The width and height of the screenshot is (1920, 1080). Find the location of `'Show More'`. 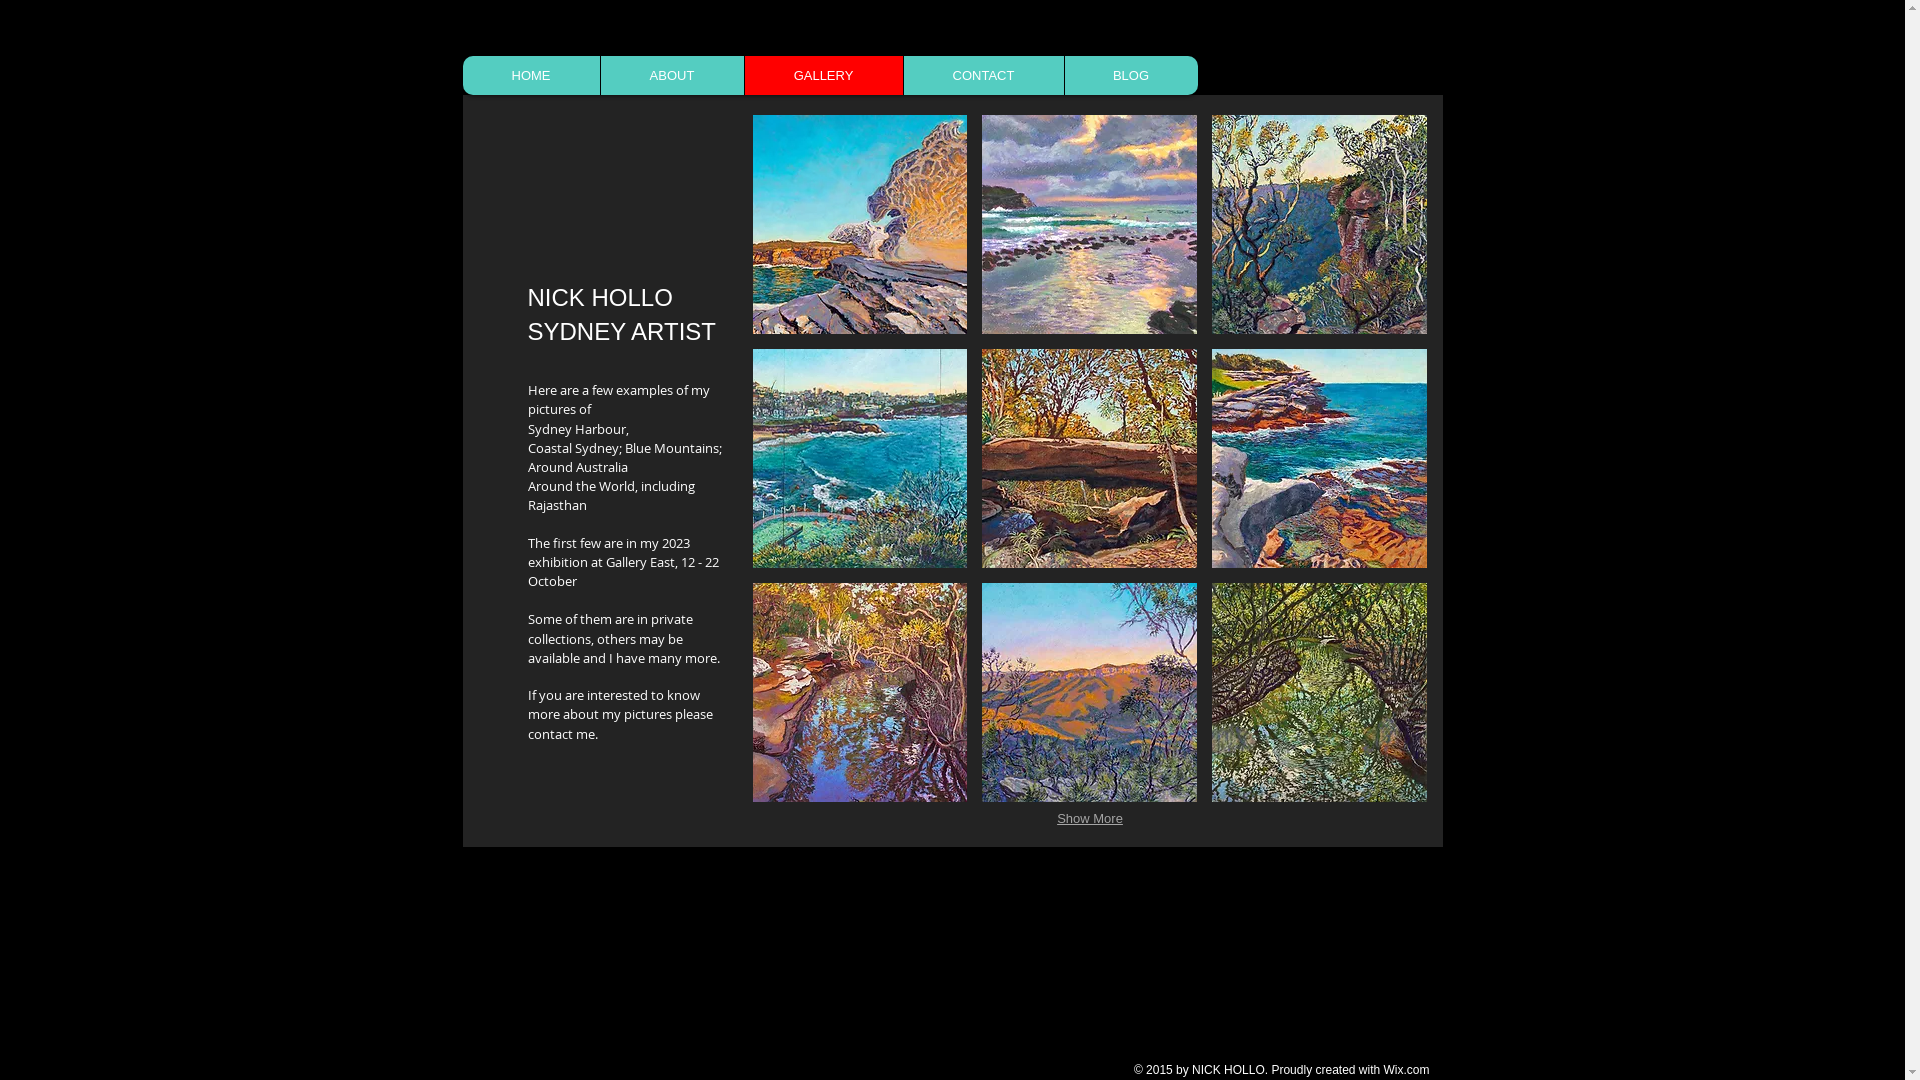

'Show More' is located at coordinates (1088, 818).